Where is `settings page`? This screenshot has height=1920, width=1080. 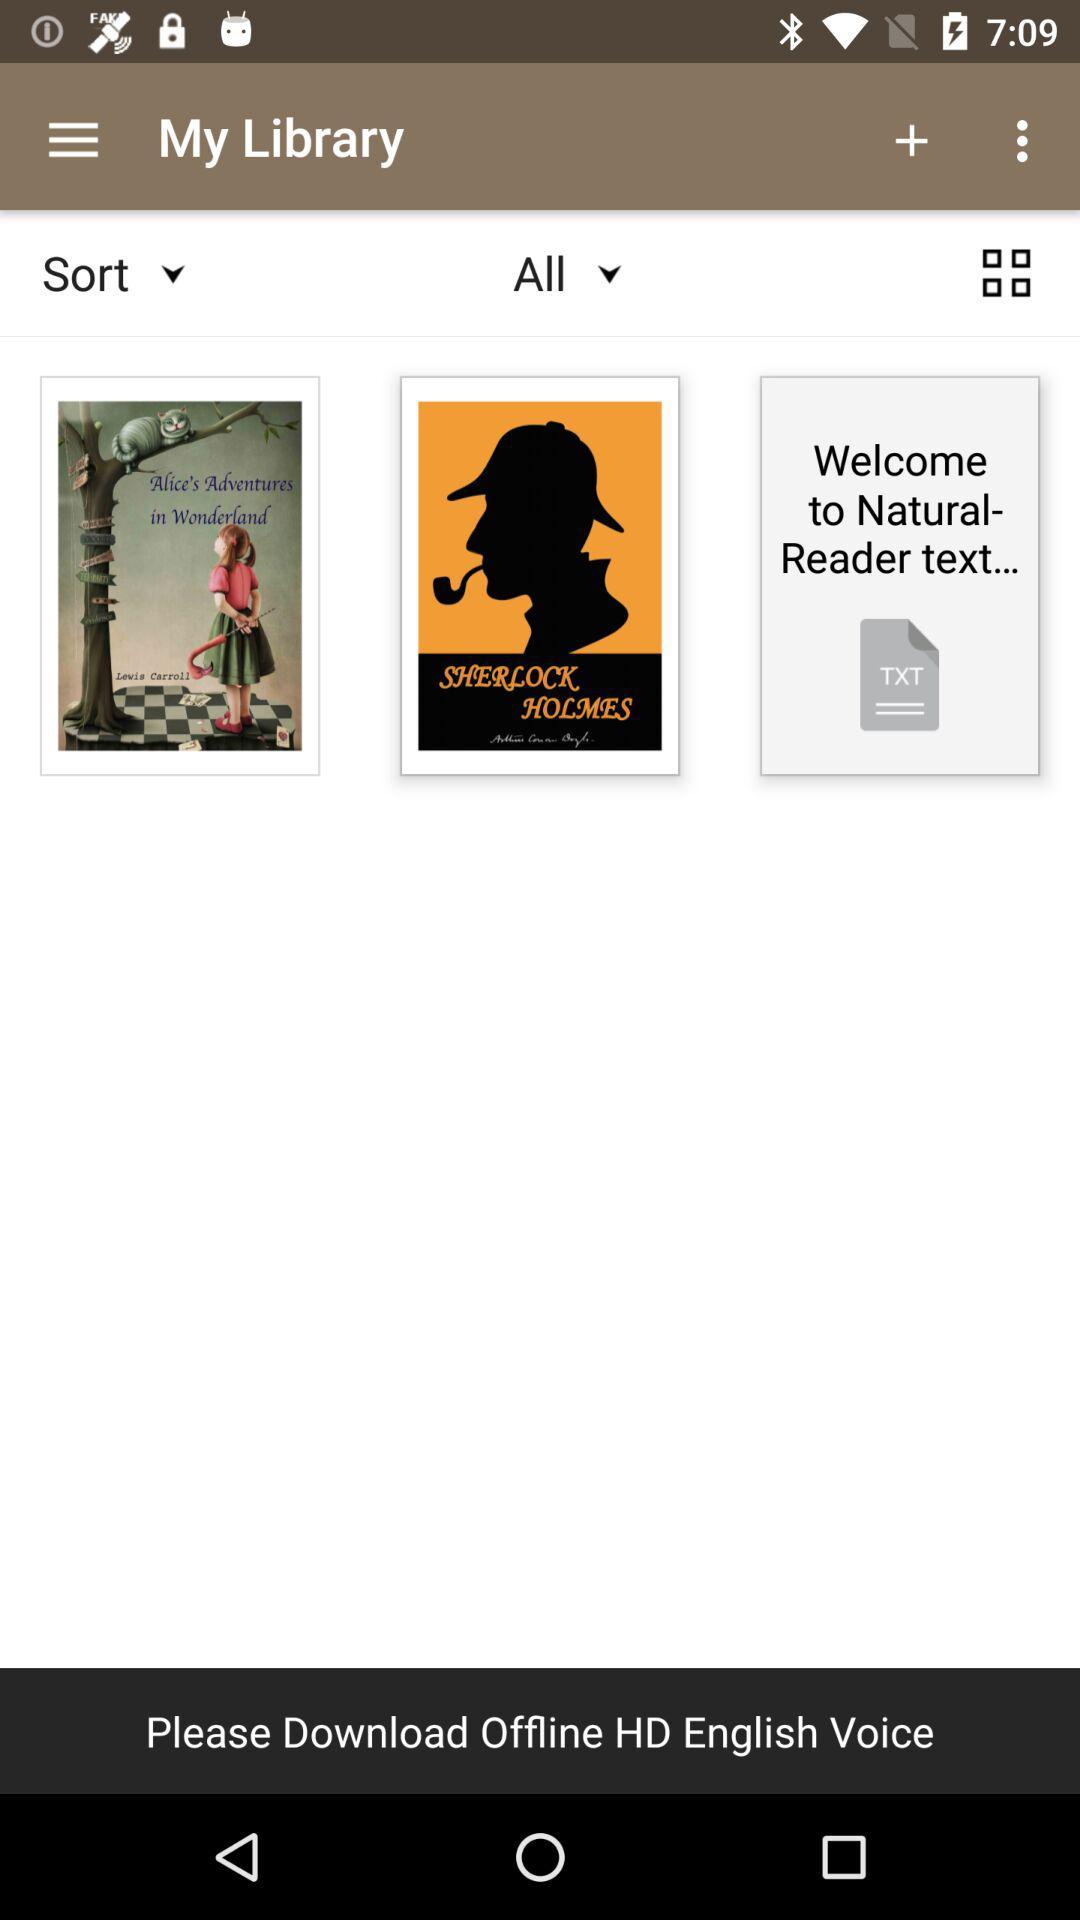 settings page is located at coordinates (1006, 272).